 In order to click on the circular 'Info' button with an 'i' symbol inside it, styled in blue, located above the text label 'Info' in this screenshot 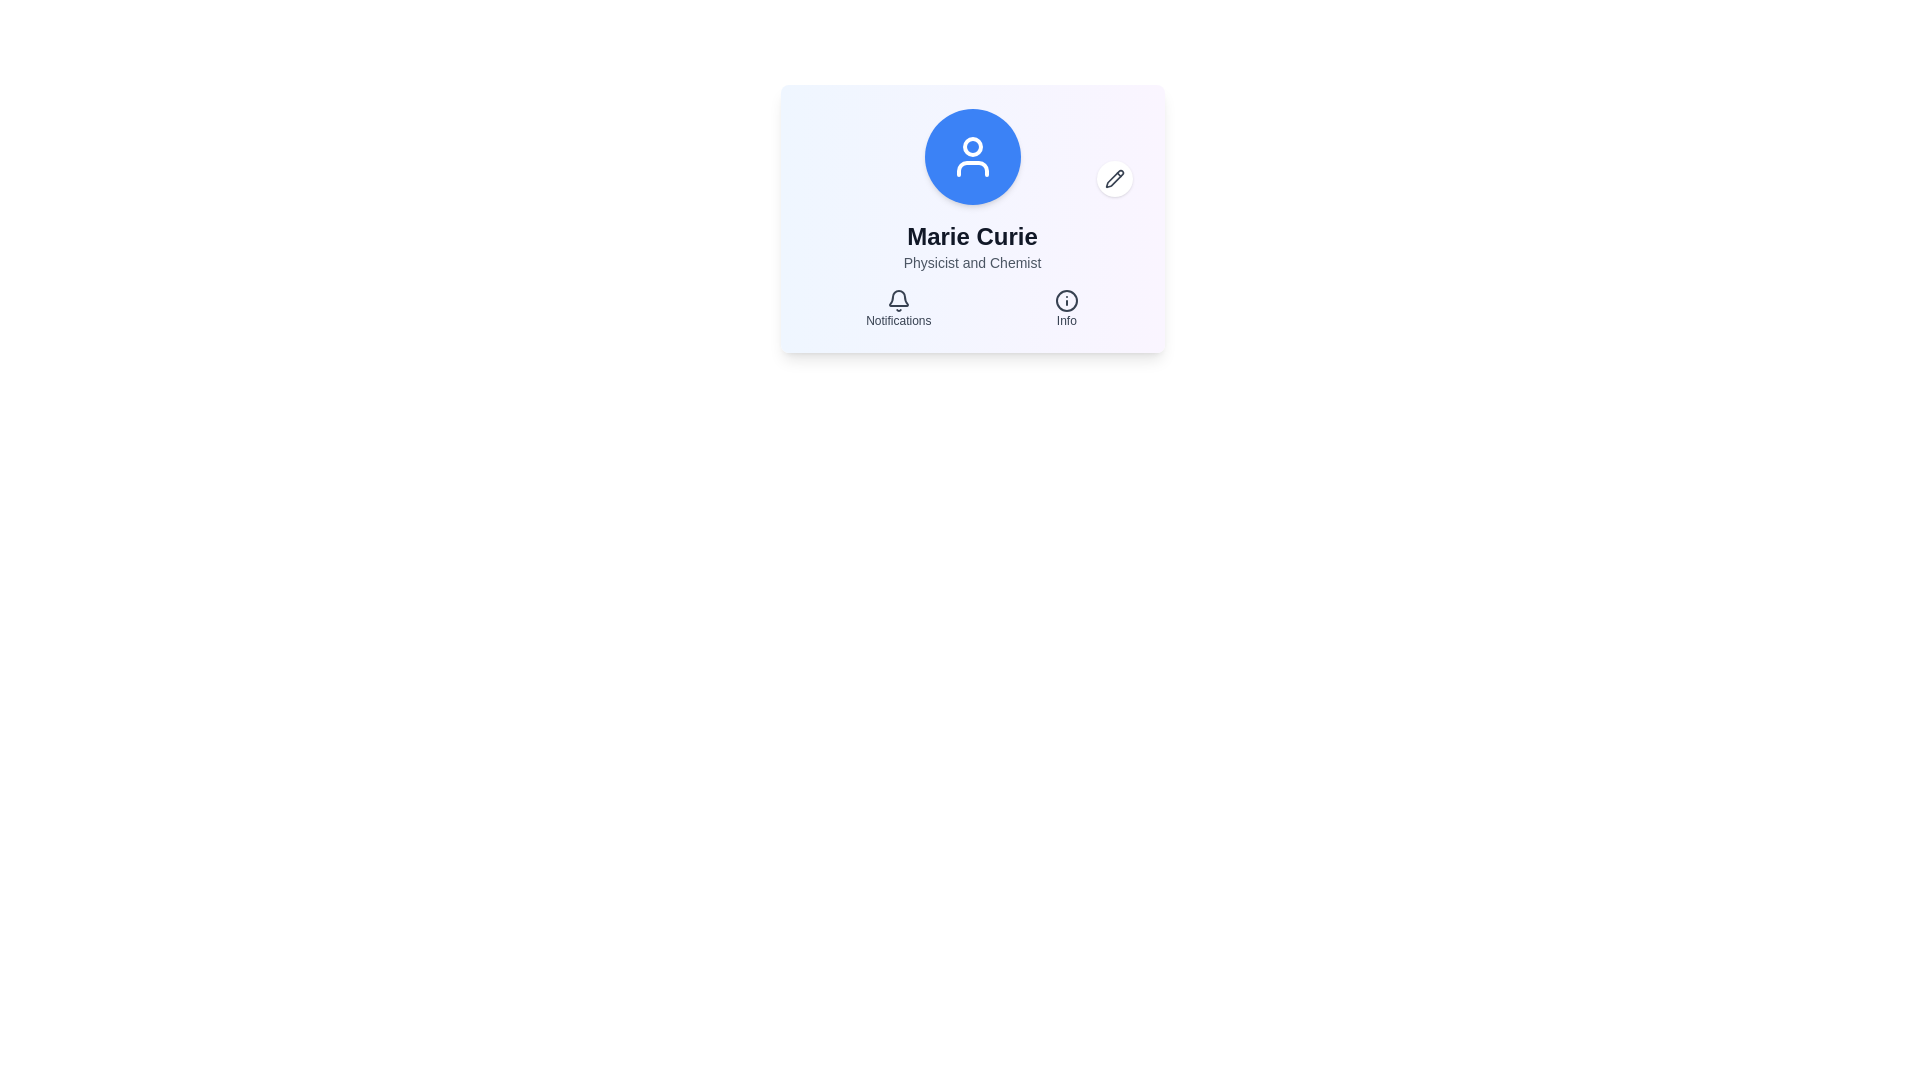, I will do `click(1065, 308)`.